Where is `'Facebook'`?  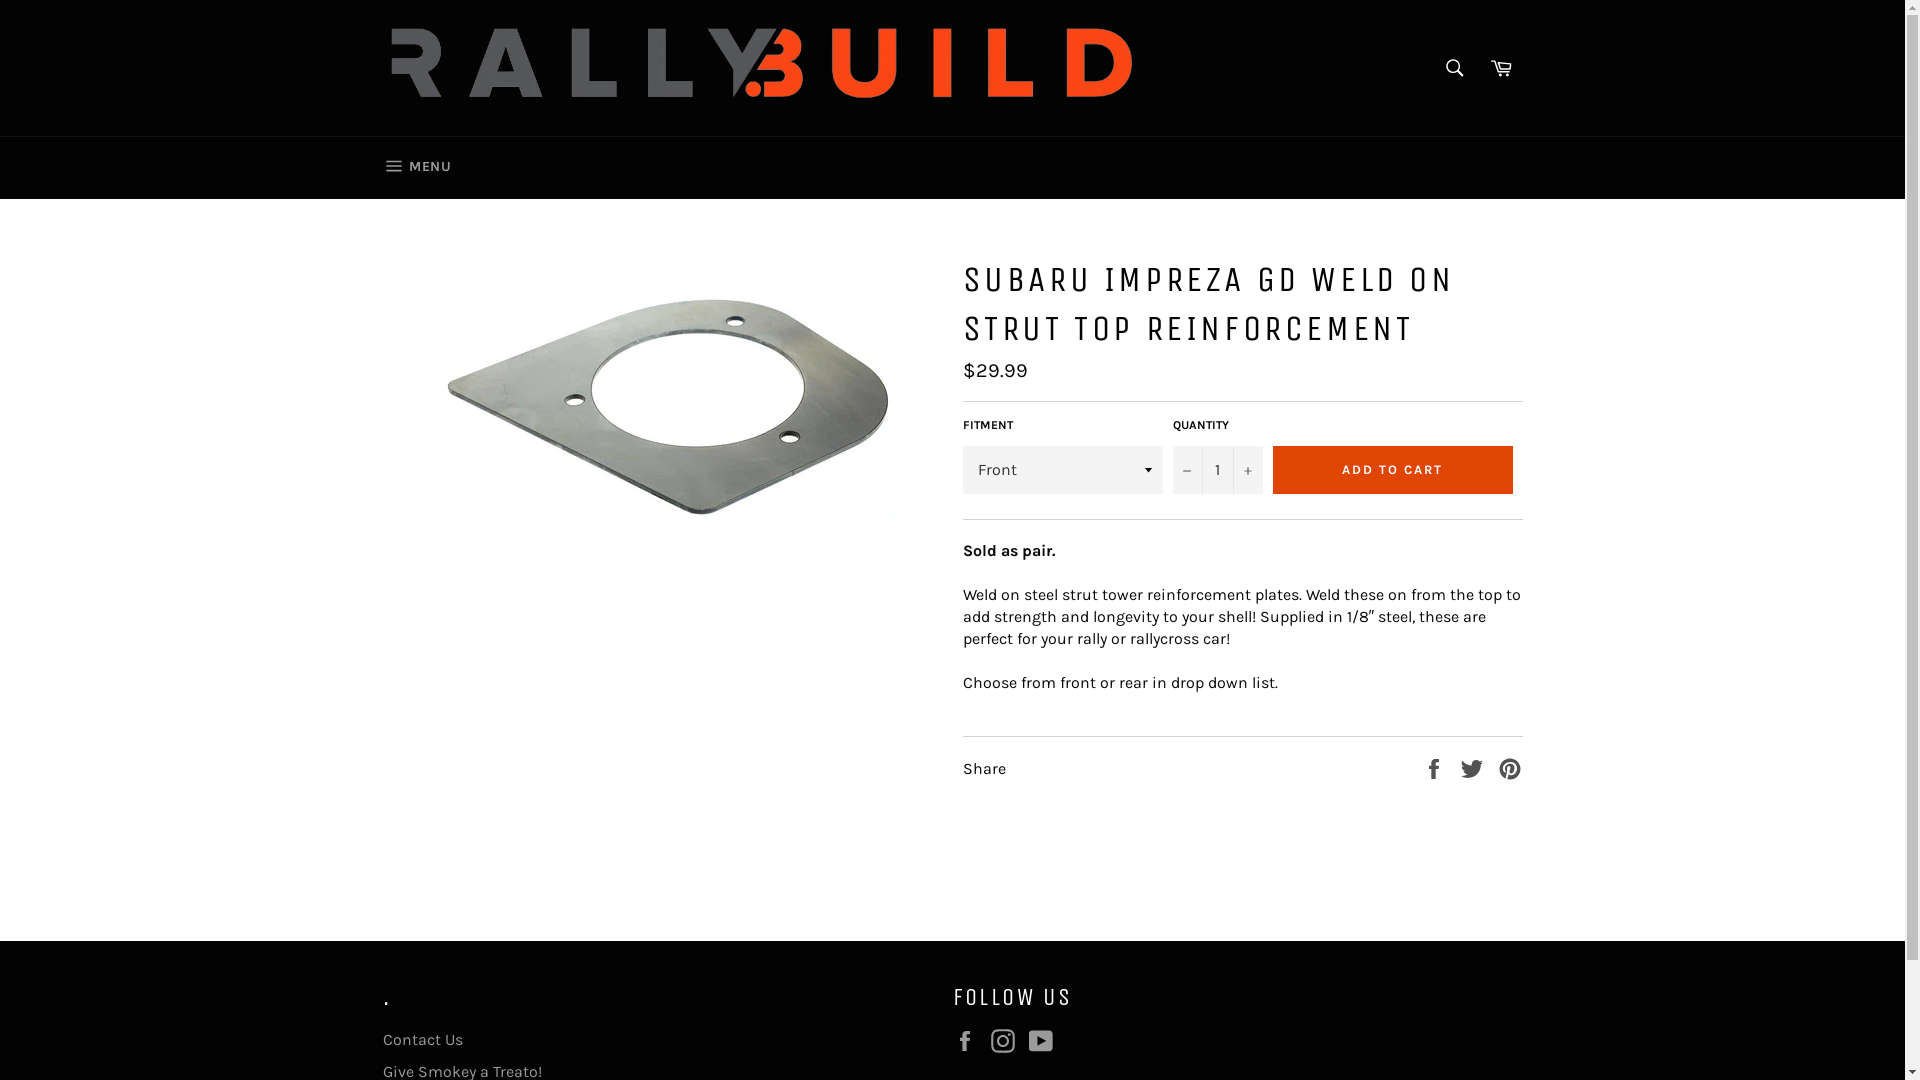 'Facebook' is located at coordinates (969, 1040).